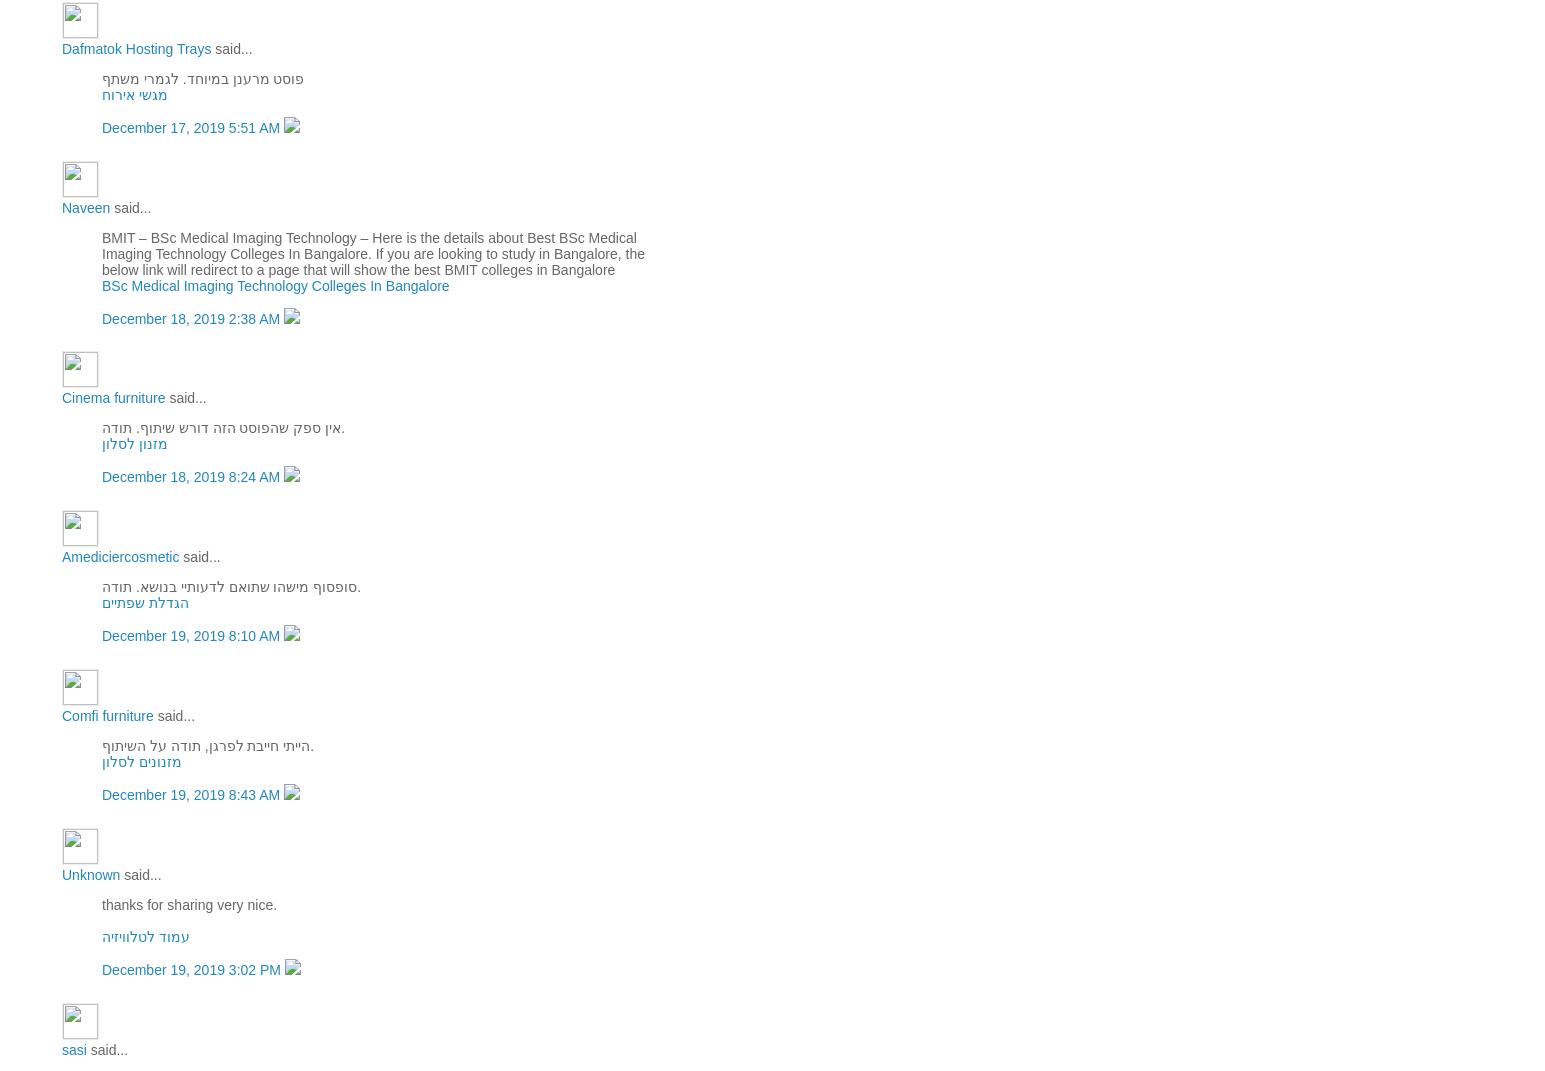 This screenshot has height=1071, width=1545. I want to click on 'BMIT – BSc Medical Imaging Technology – Here is the details about Best BSc Medical Imaging Technology Colleges In Bangalore. If you are looking to study in Bangalore, the below link will redirect to a page that will show the best BMIT colleges in Bangalore', so click(371, 252).